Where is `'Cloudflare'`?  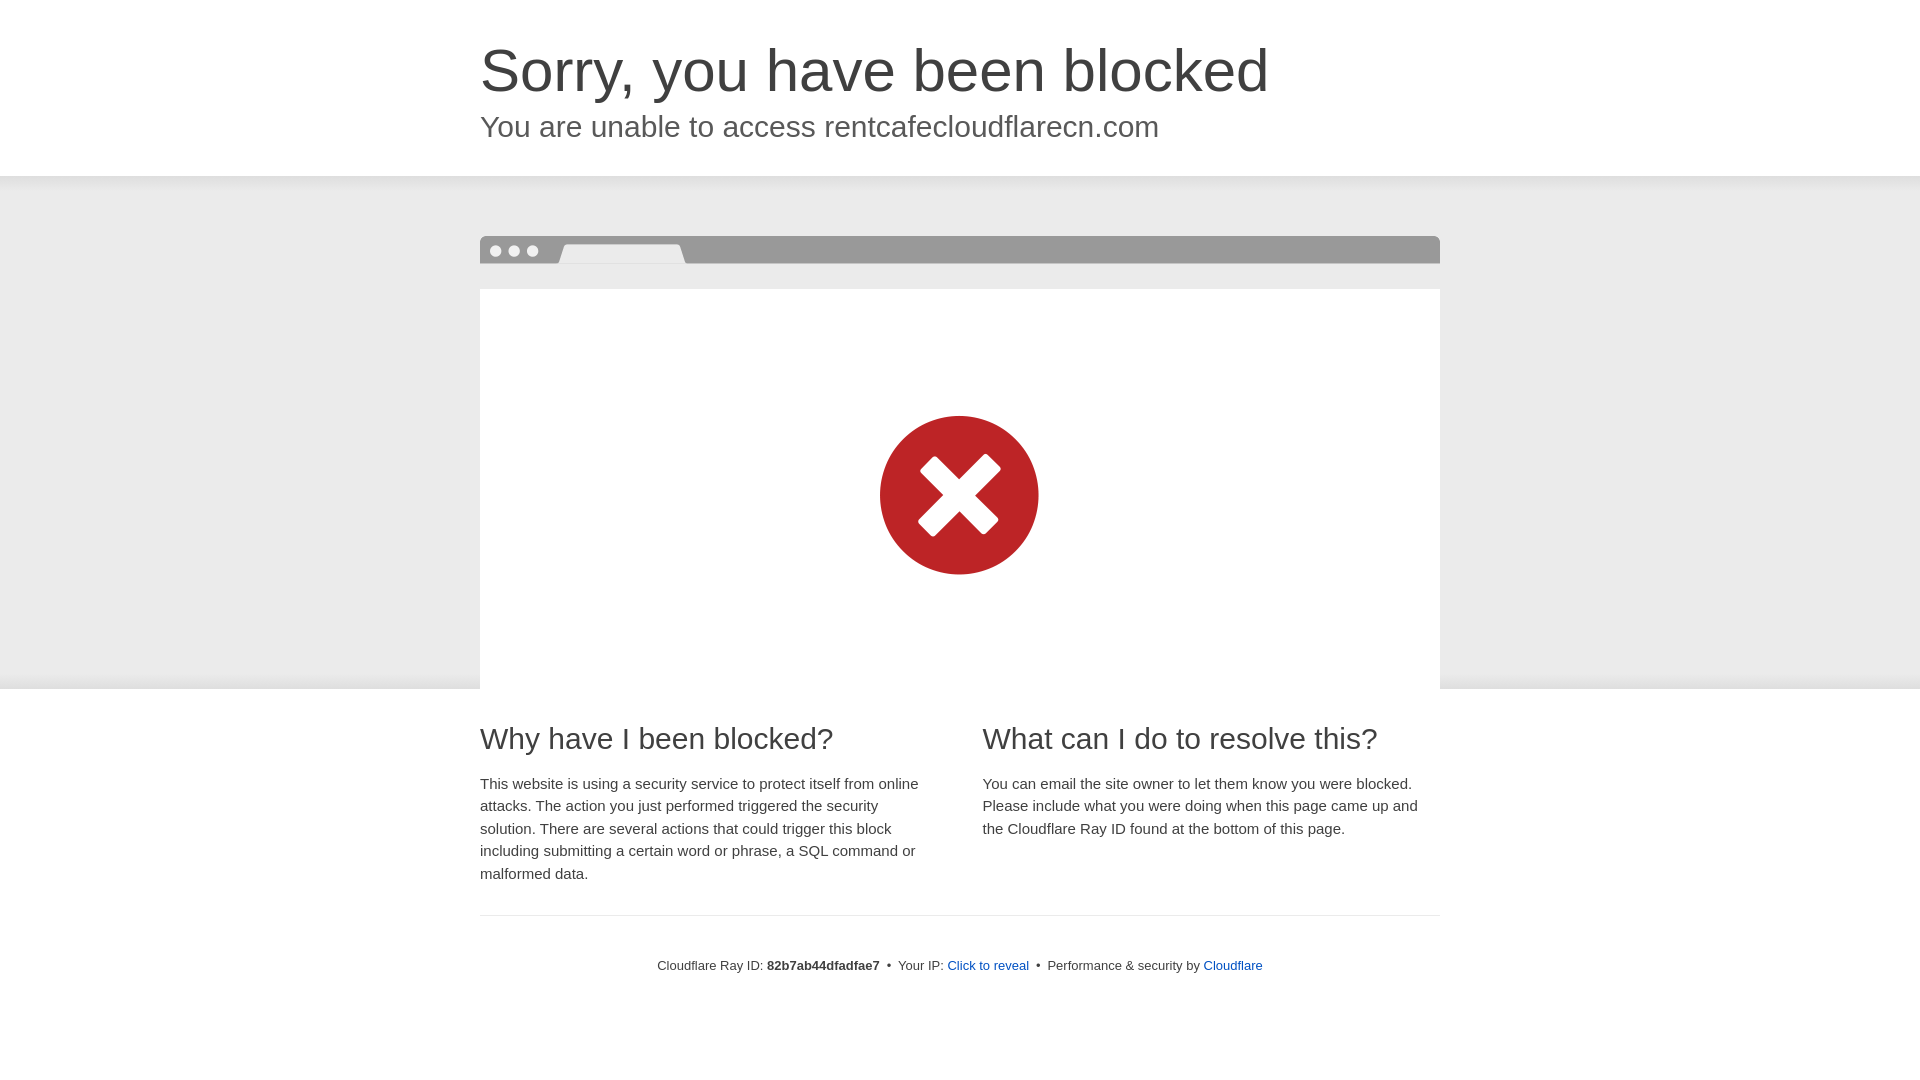 'Cloudflare' is located at coordinates (1203, 964).